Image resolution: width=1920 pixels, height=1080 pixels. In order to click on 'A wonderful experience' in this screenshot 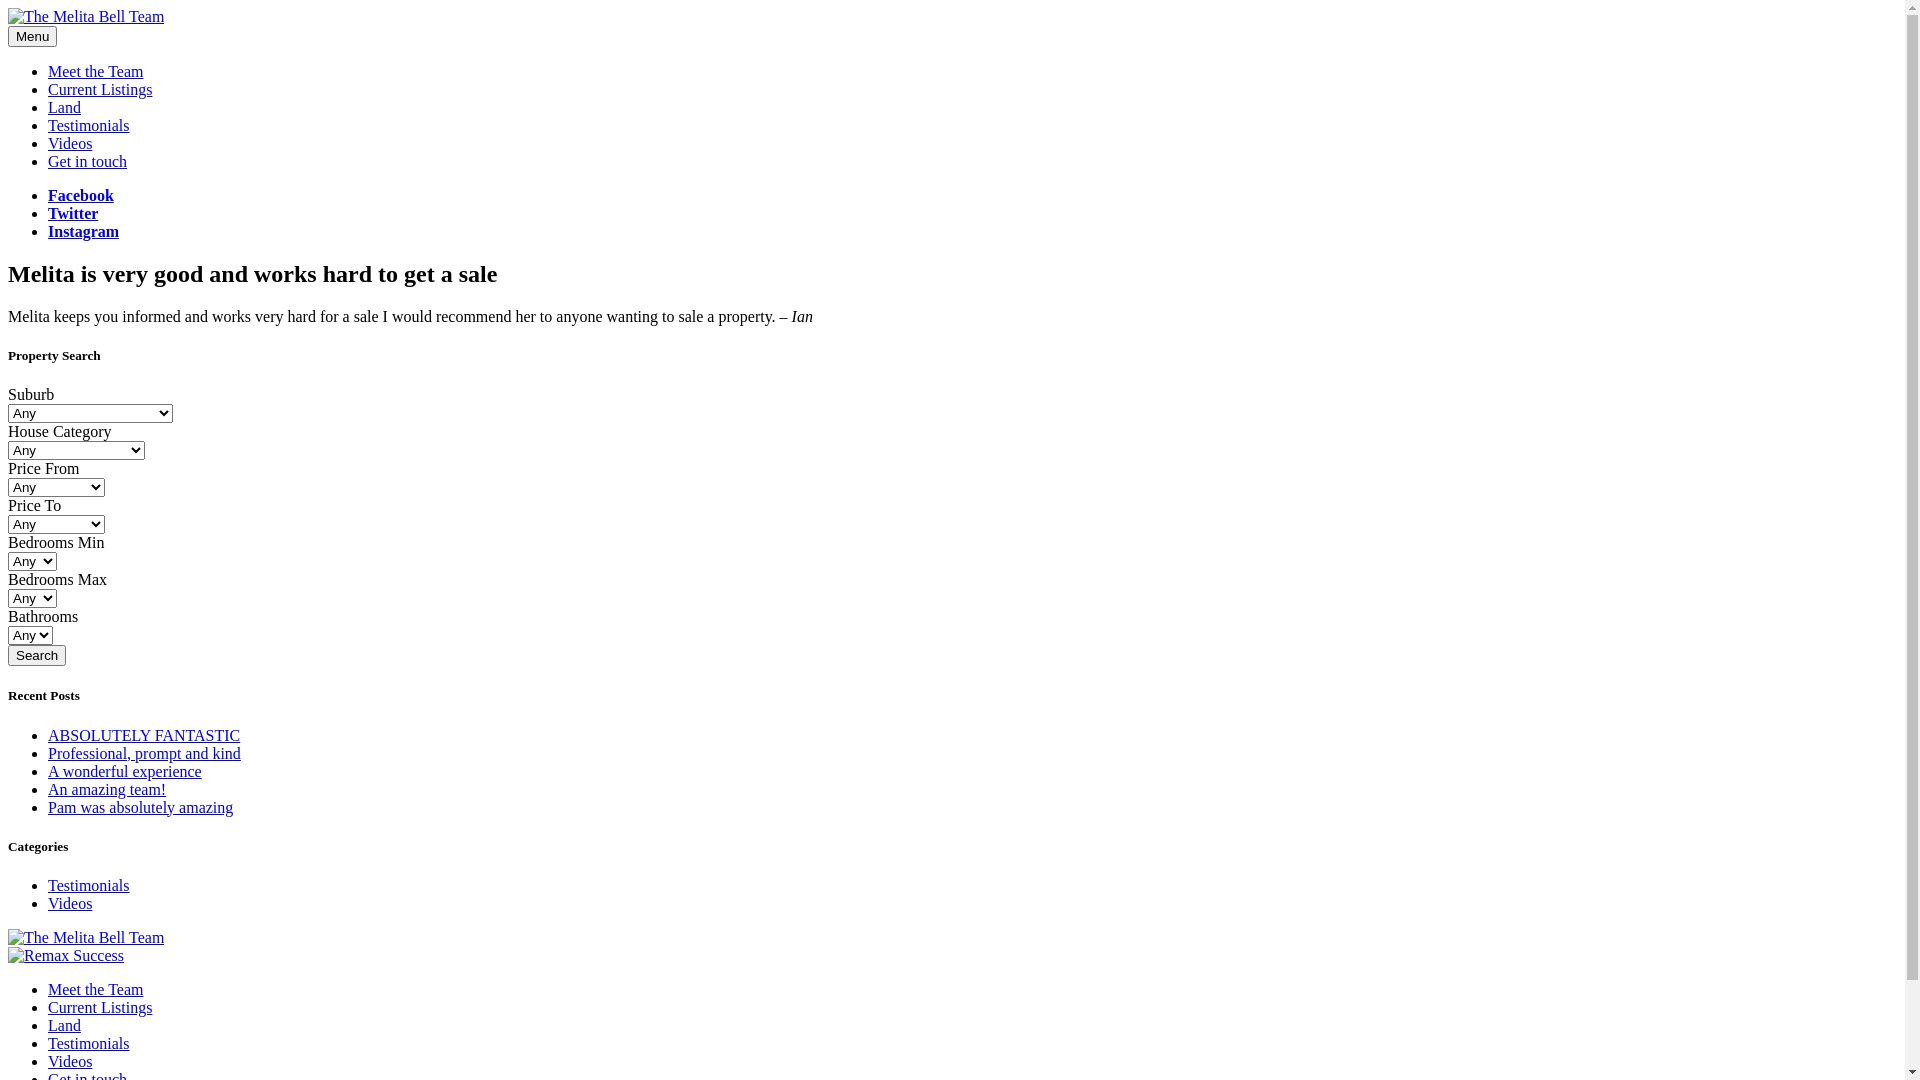, I will do `click(123, 769)`.